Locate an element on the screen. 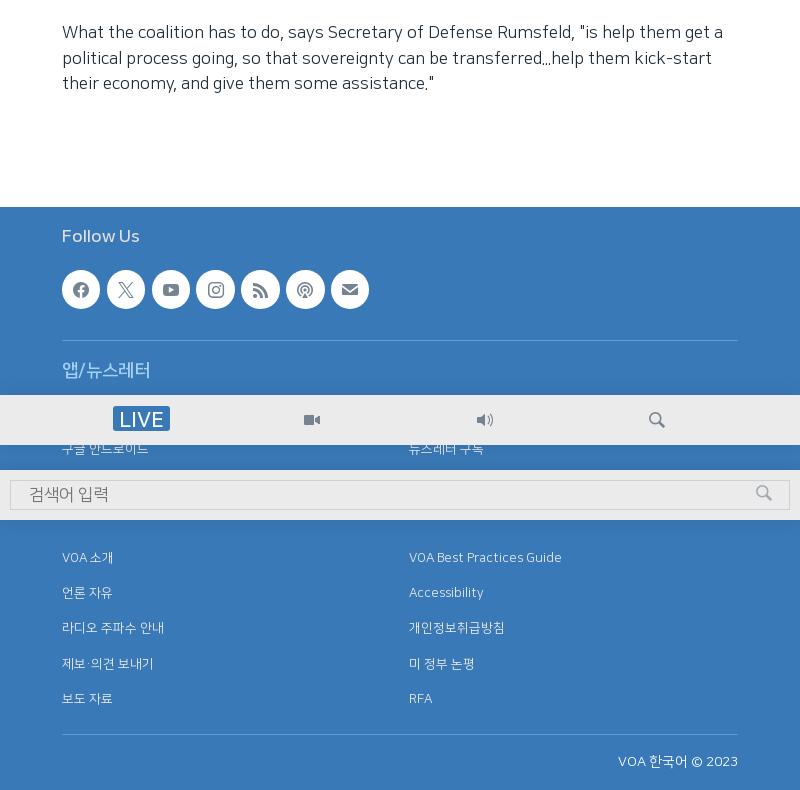 The image size is (800, 790). 'RFA' is located at coordinates (419, 697).